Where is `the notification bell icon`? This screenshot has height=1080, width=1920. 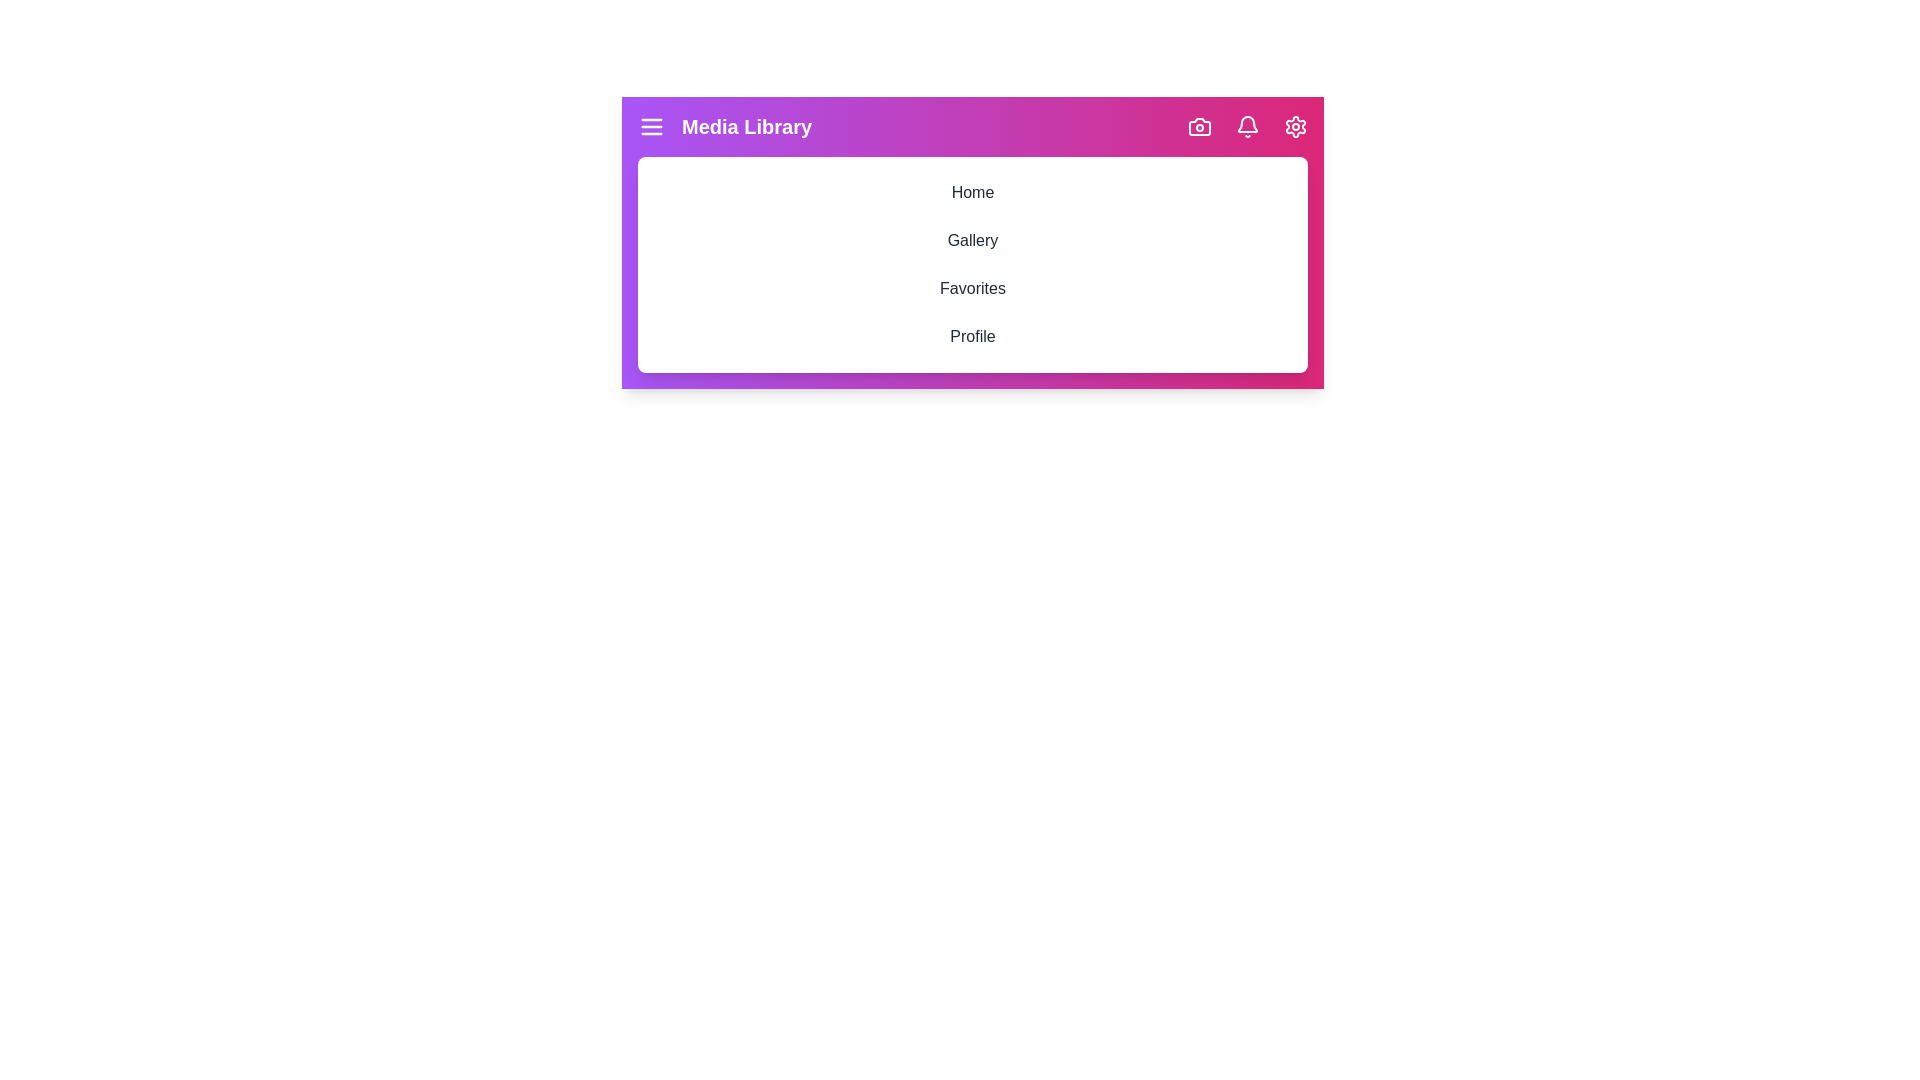 the notification bell icon is located at coordinates (1247, 127).